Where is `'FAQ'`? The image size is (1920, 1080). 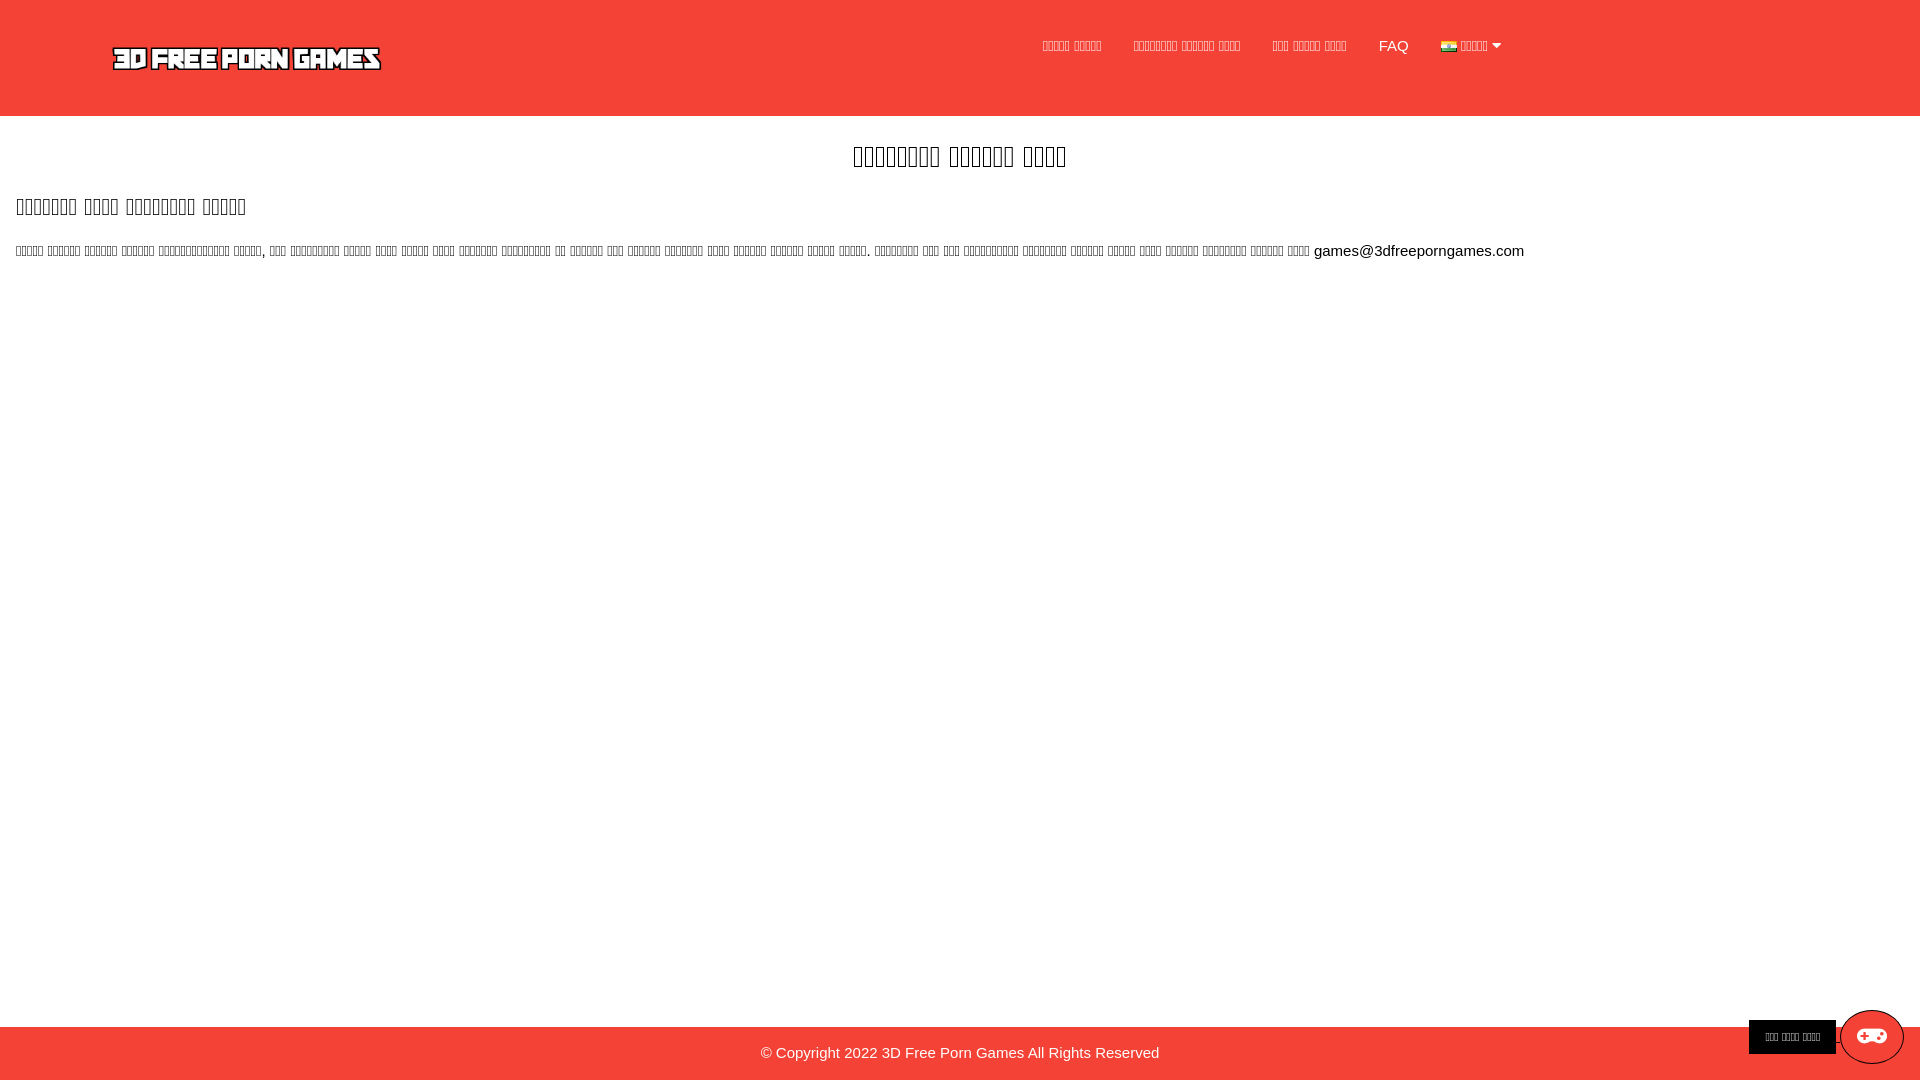
'FAQ' is located at coordinates (1392, 45).